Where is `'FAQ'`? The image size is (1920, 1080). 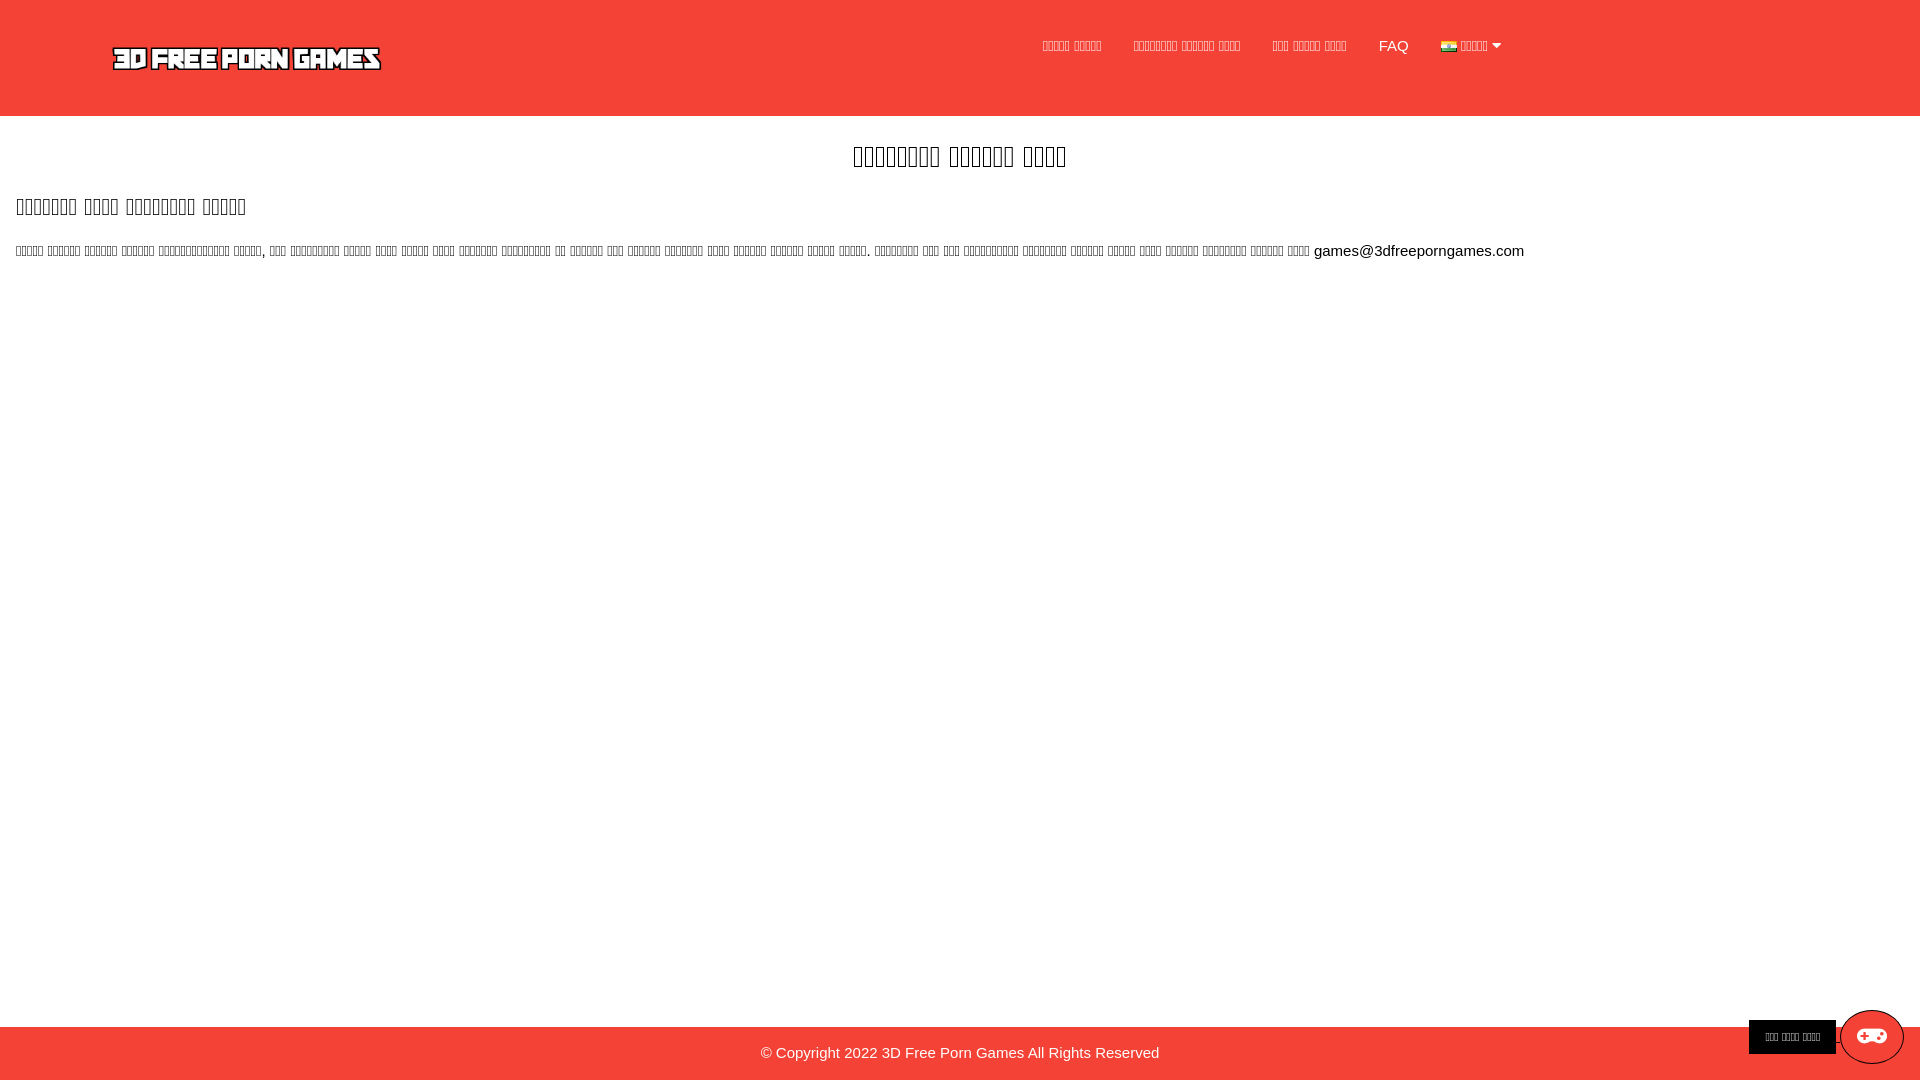
'FAQ' is located at coordinates (1392, 45).